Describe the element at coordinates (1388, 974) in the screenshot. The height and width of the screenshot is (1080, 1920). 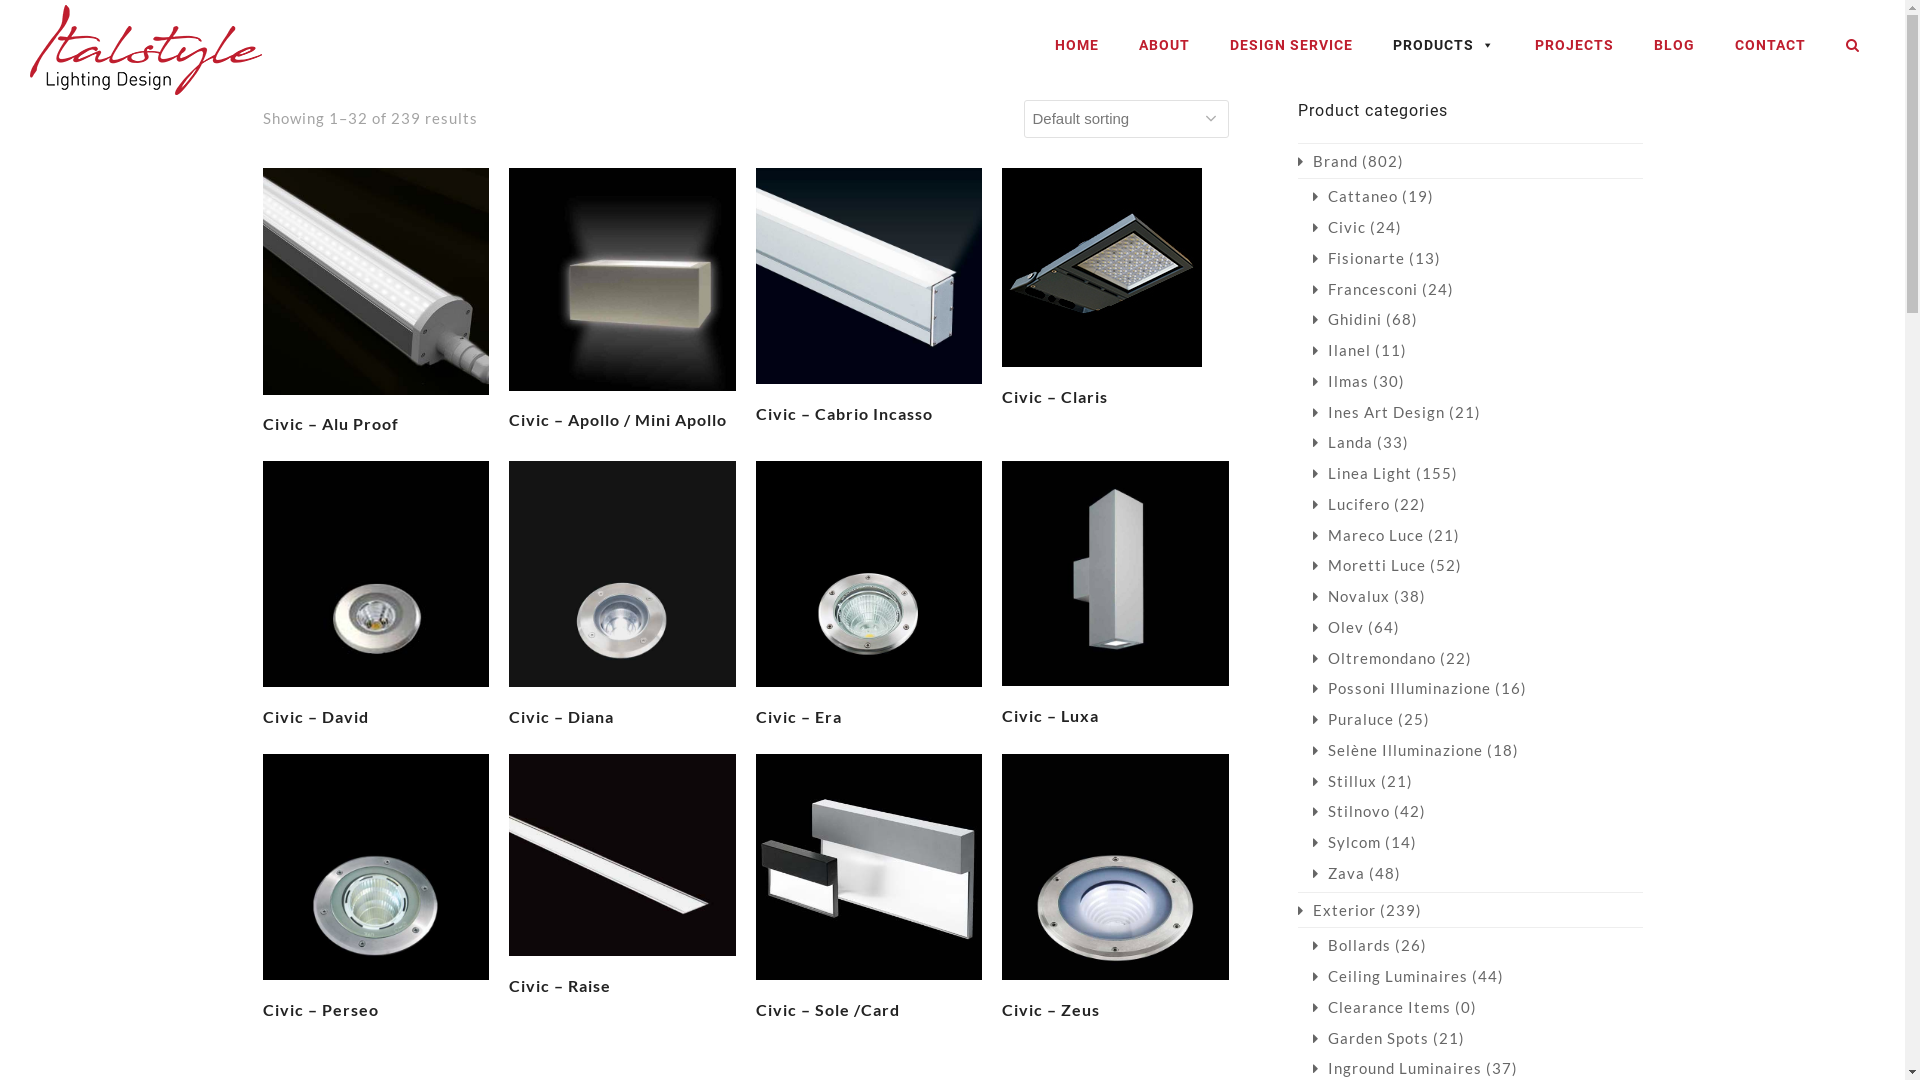
I see `'Ceiling Luminaires'` at that location.